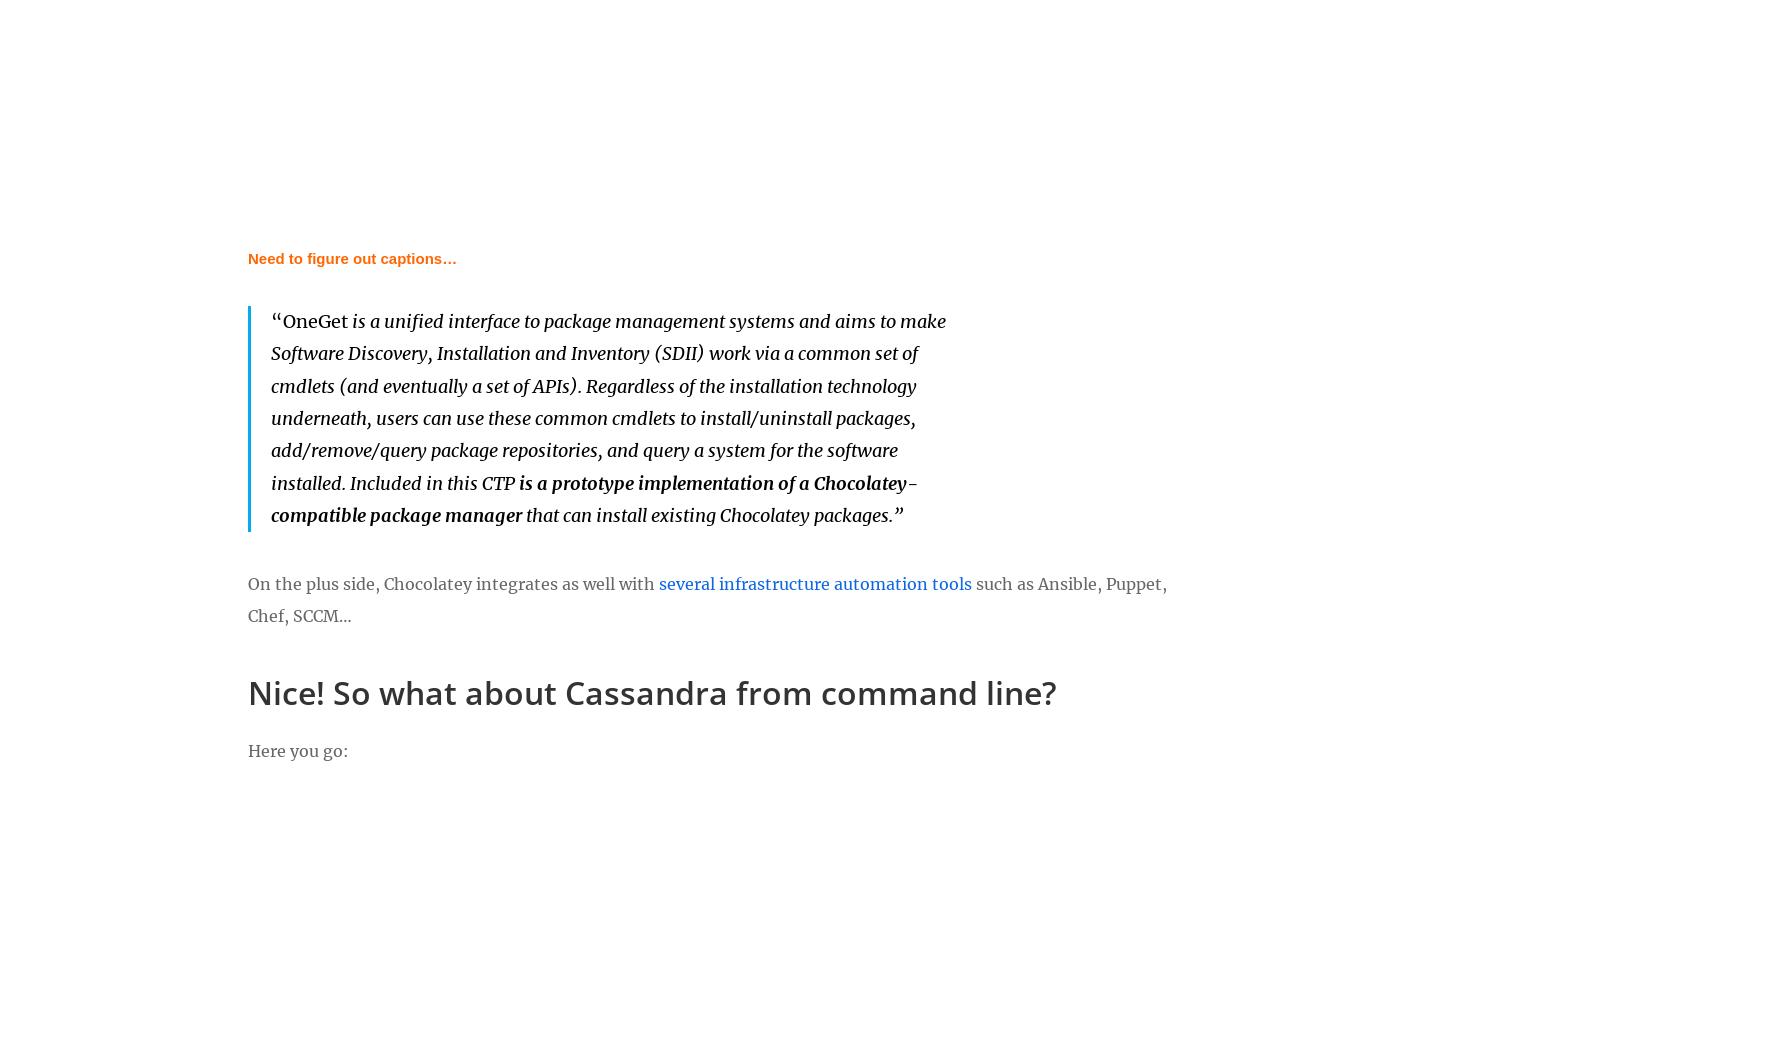  I want to click on 'Nice! So what about Cassandra from command line?', so click(651, 691).